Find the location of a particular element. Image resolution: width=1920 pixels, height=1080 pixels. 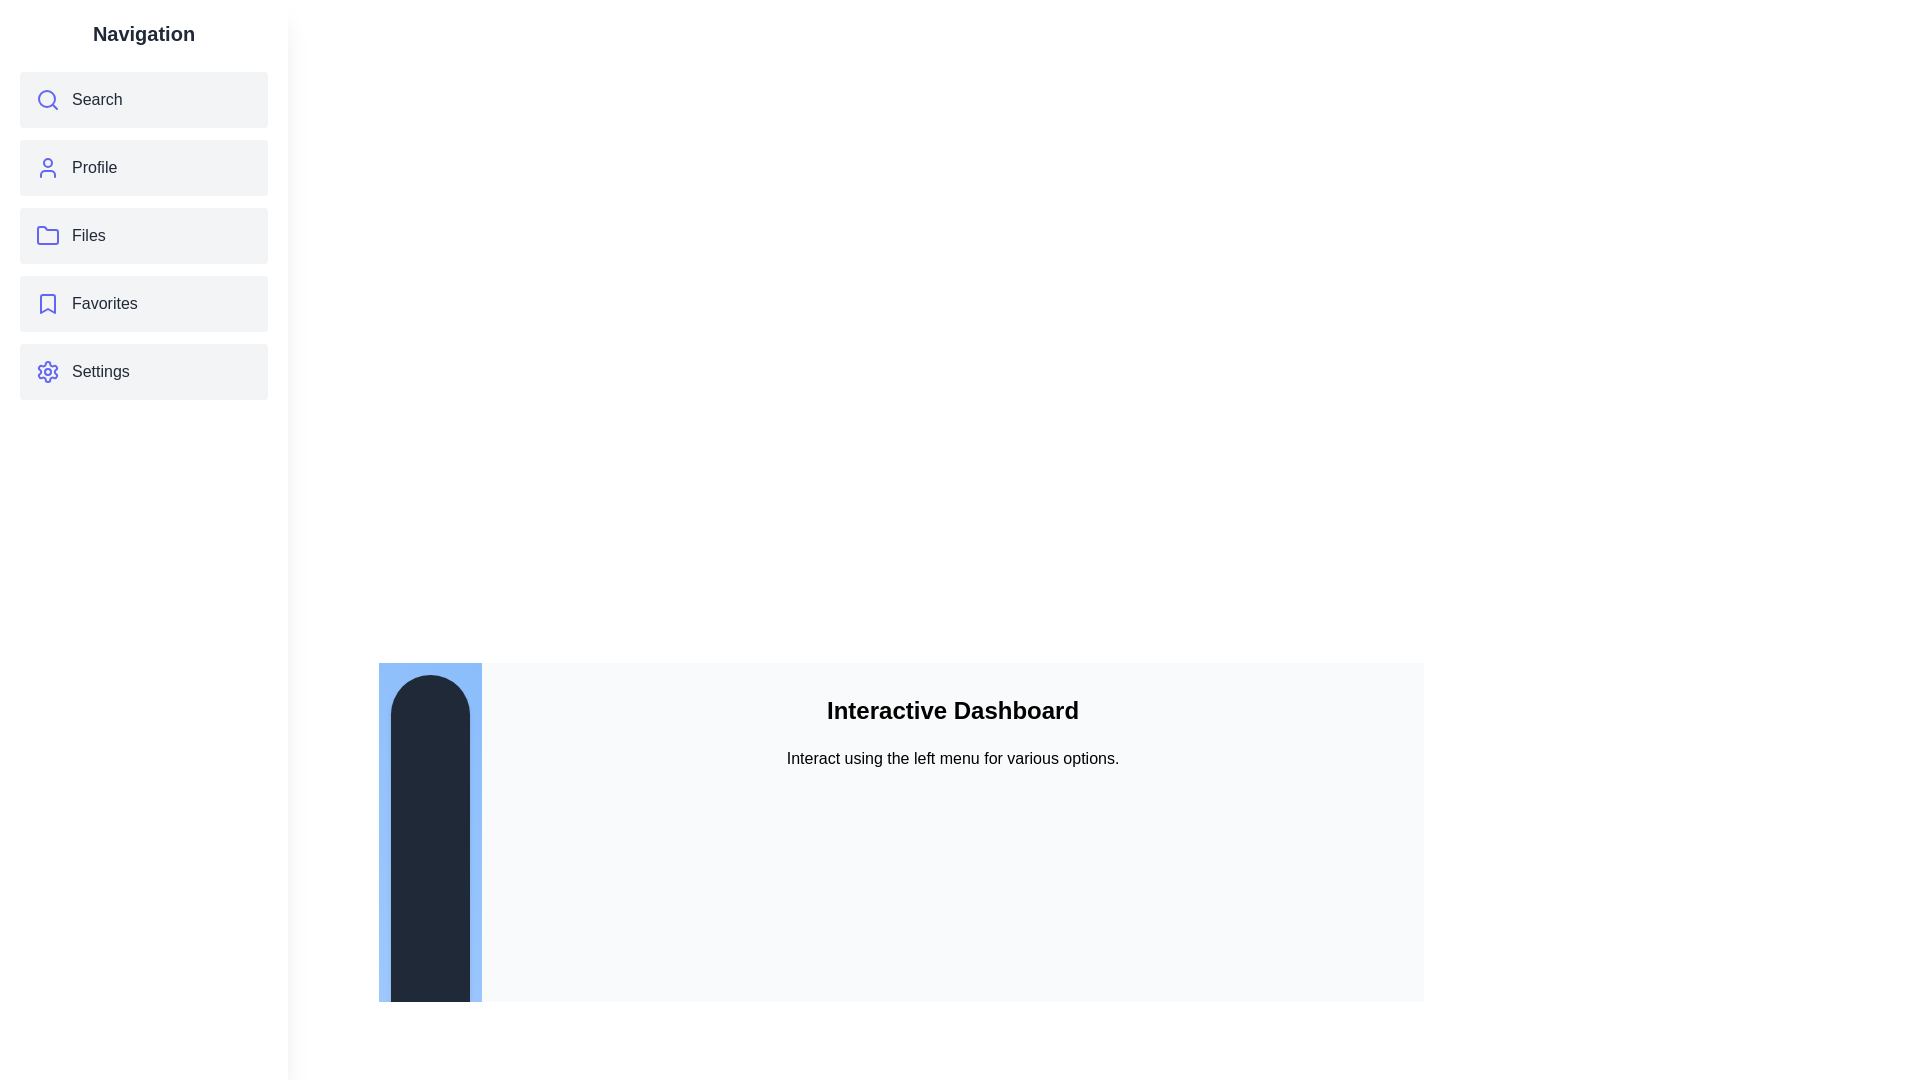

the menu item corresponding to Search to navigate is located at coordinates (143, 100).